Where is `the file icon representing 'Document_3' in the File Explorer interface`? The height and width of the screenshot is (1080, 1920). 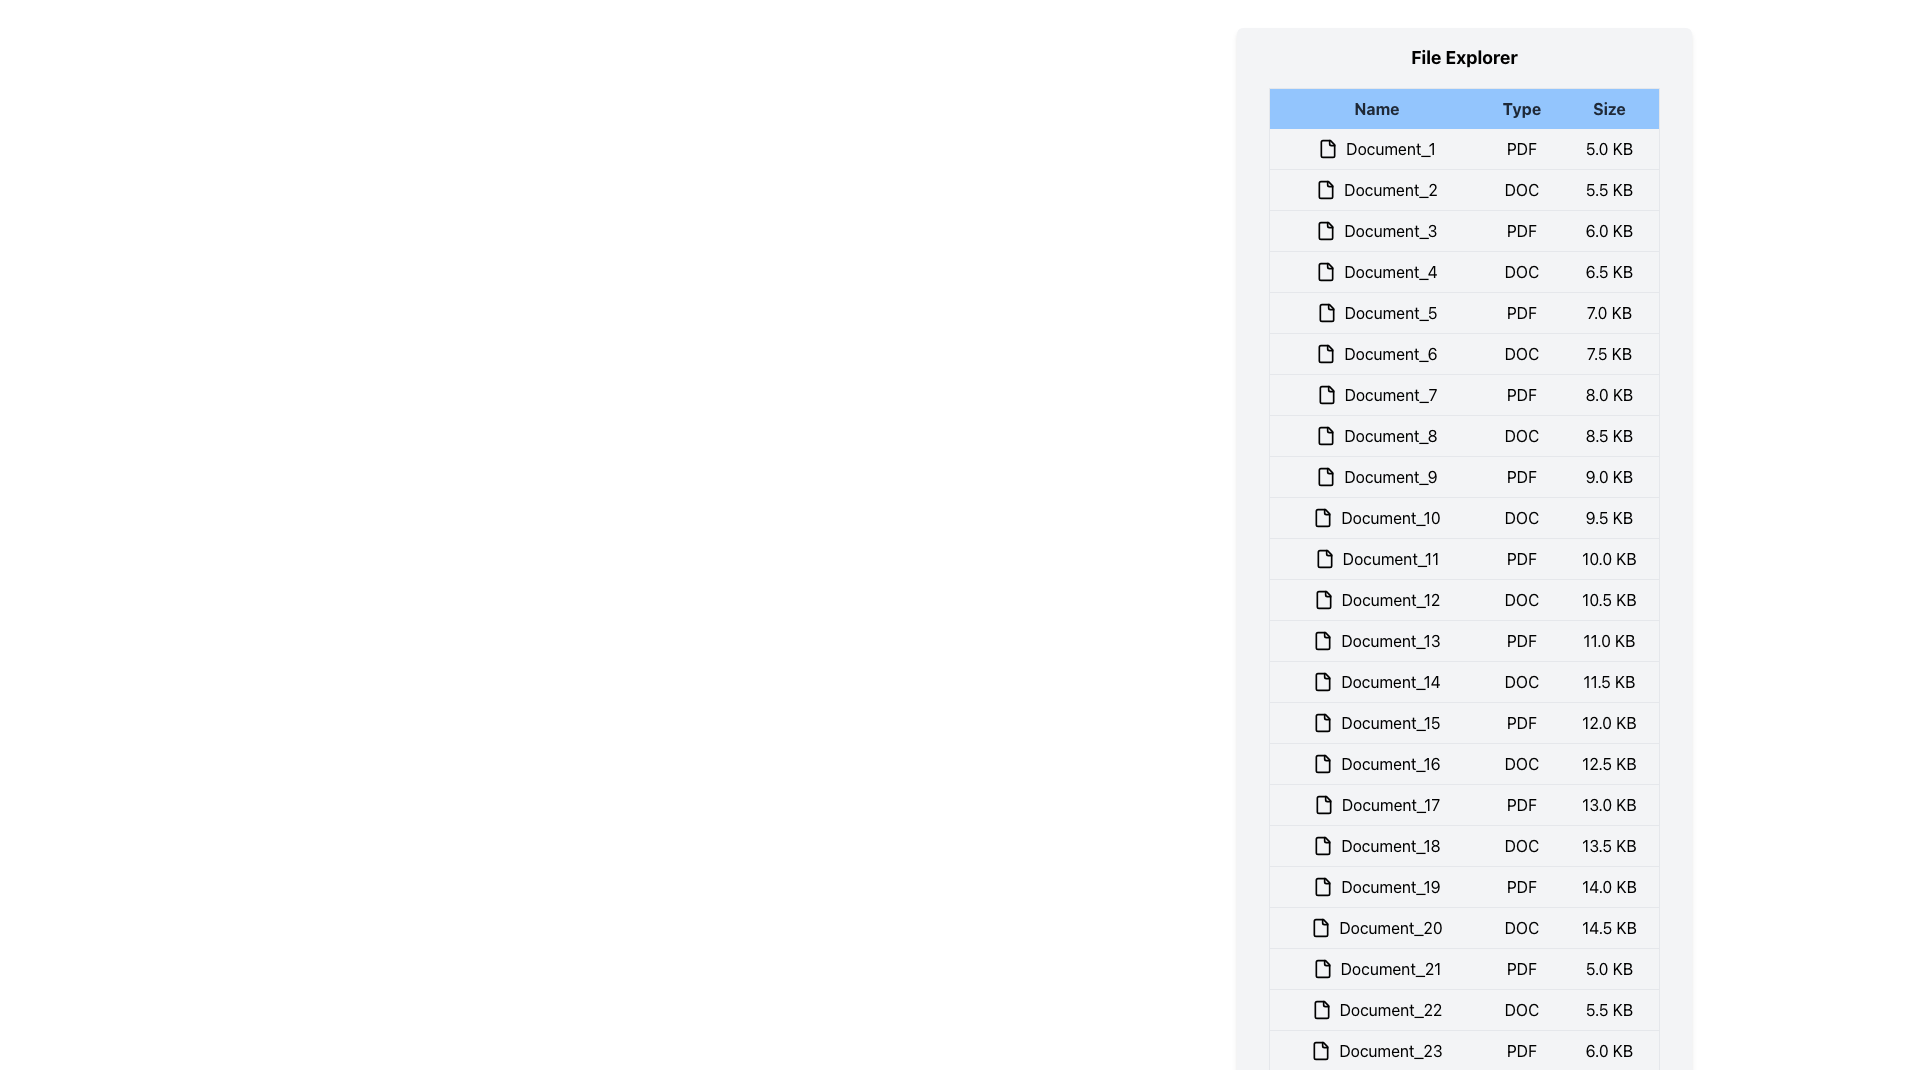 the file icon representing 'Document_3' in the File Explorer interface is located at coordinates (1326, 230).